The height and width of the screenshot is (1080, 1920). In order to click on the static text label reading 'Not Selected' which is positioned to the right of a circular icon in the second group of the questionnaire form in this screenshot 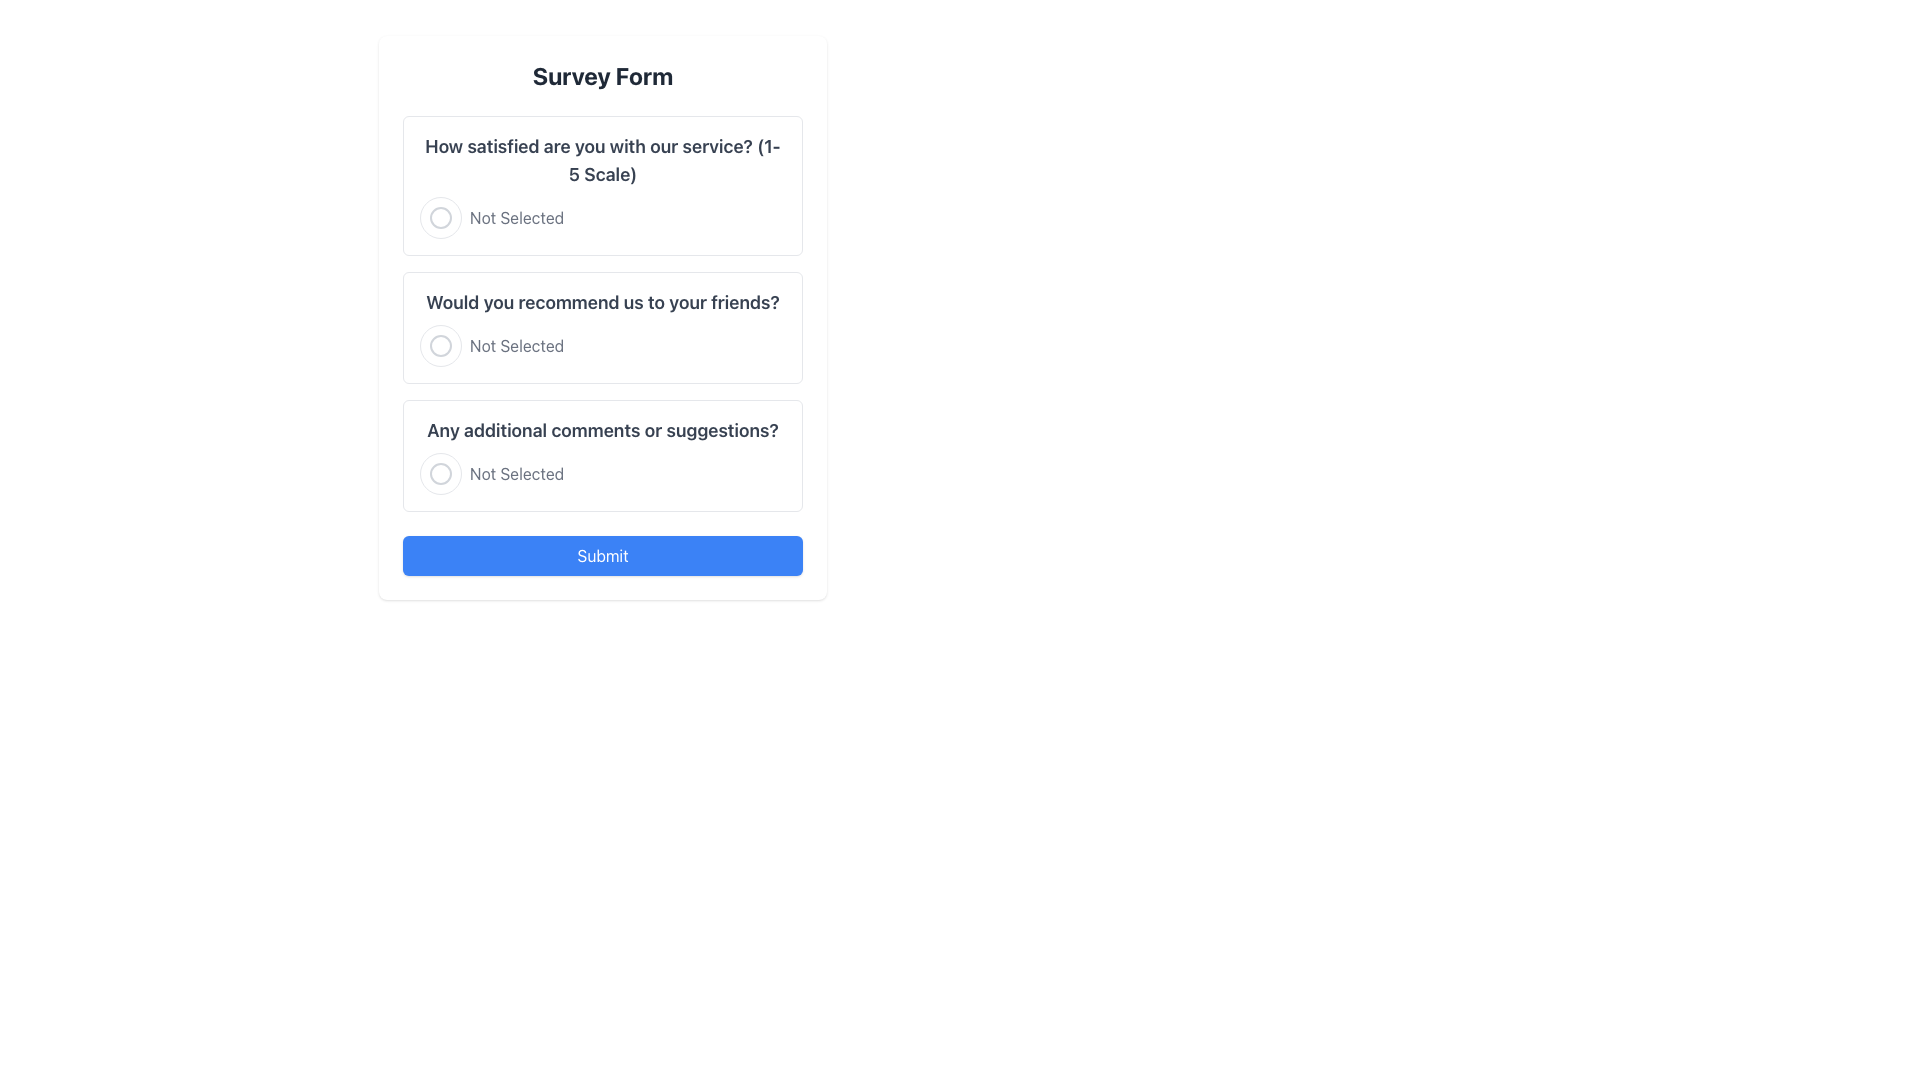, I will do `click(517, 345)`.